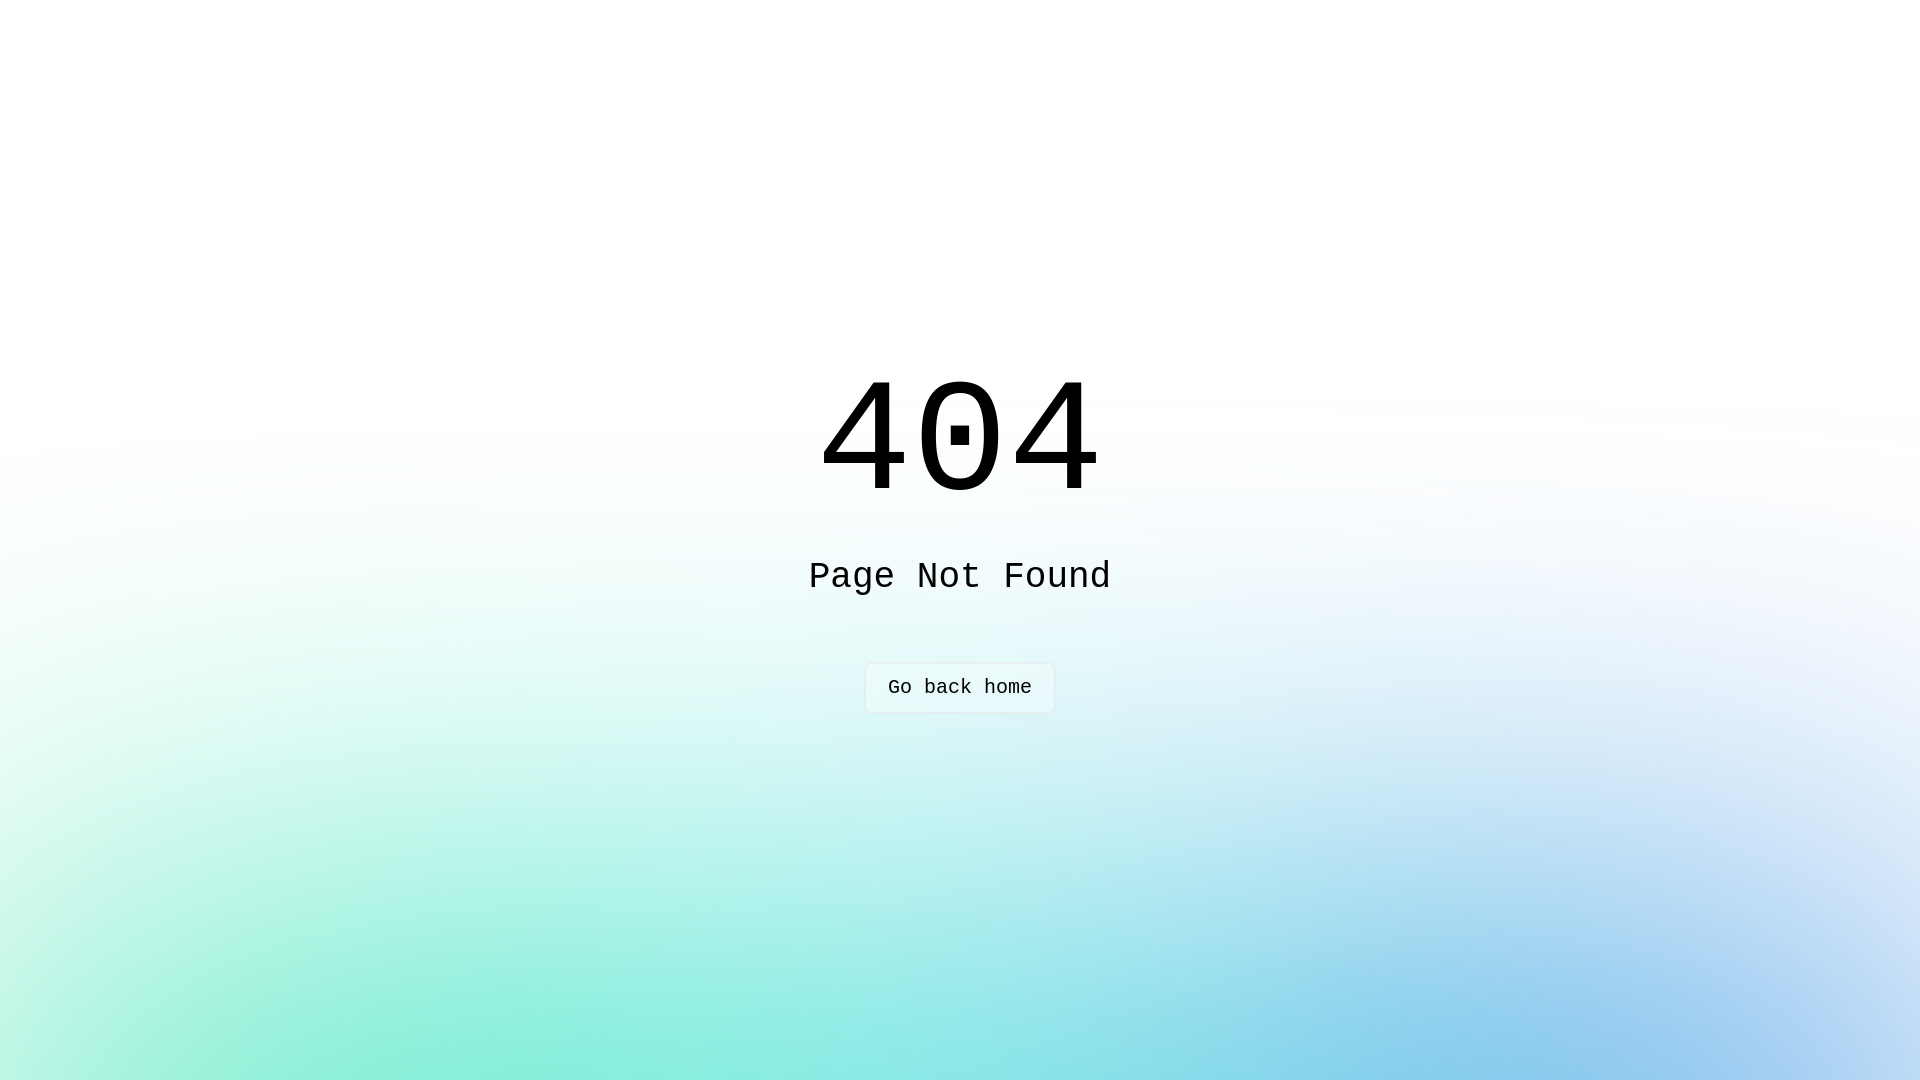 This screenshot has width=1920, height=1080. Describe the element at coordinates (864, 686) in the screenshot. I see `'Go back home'` at that location.